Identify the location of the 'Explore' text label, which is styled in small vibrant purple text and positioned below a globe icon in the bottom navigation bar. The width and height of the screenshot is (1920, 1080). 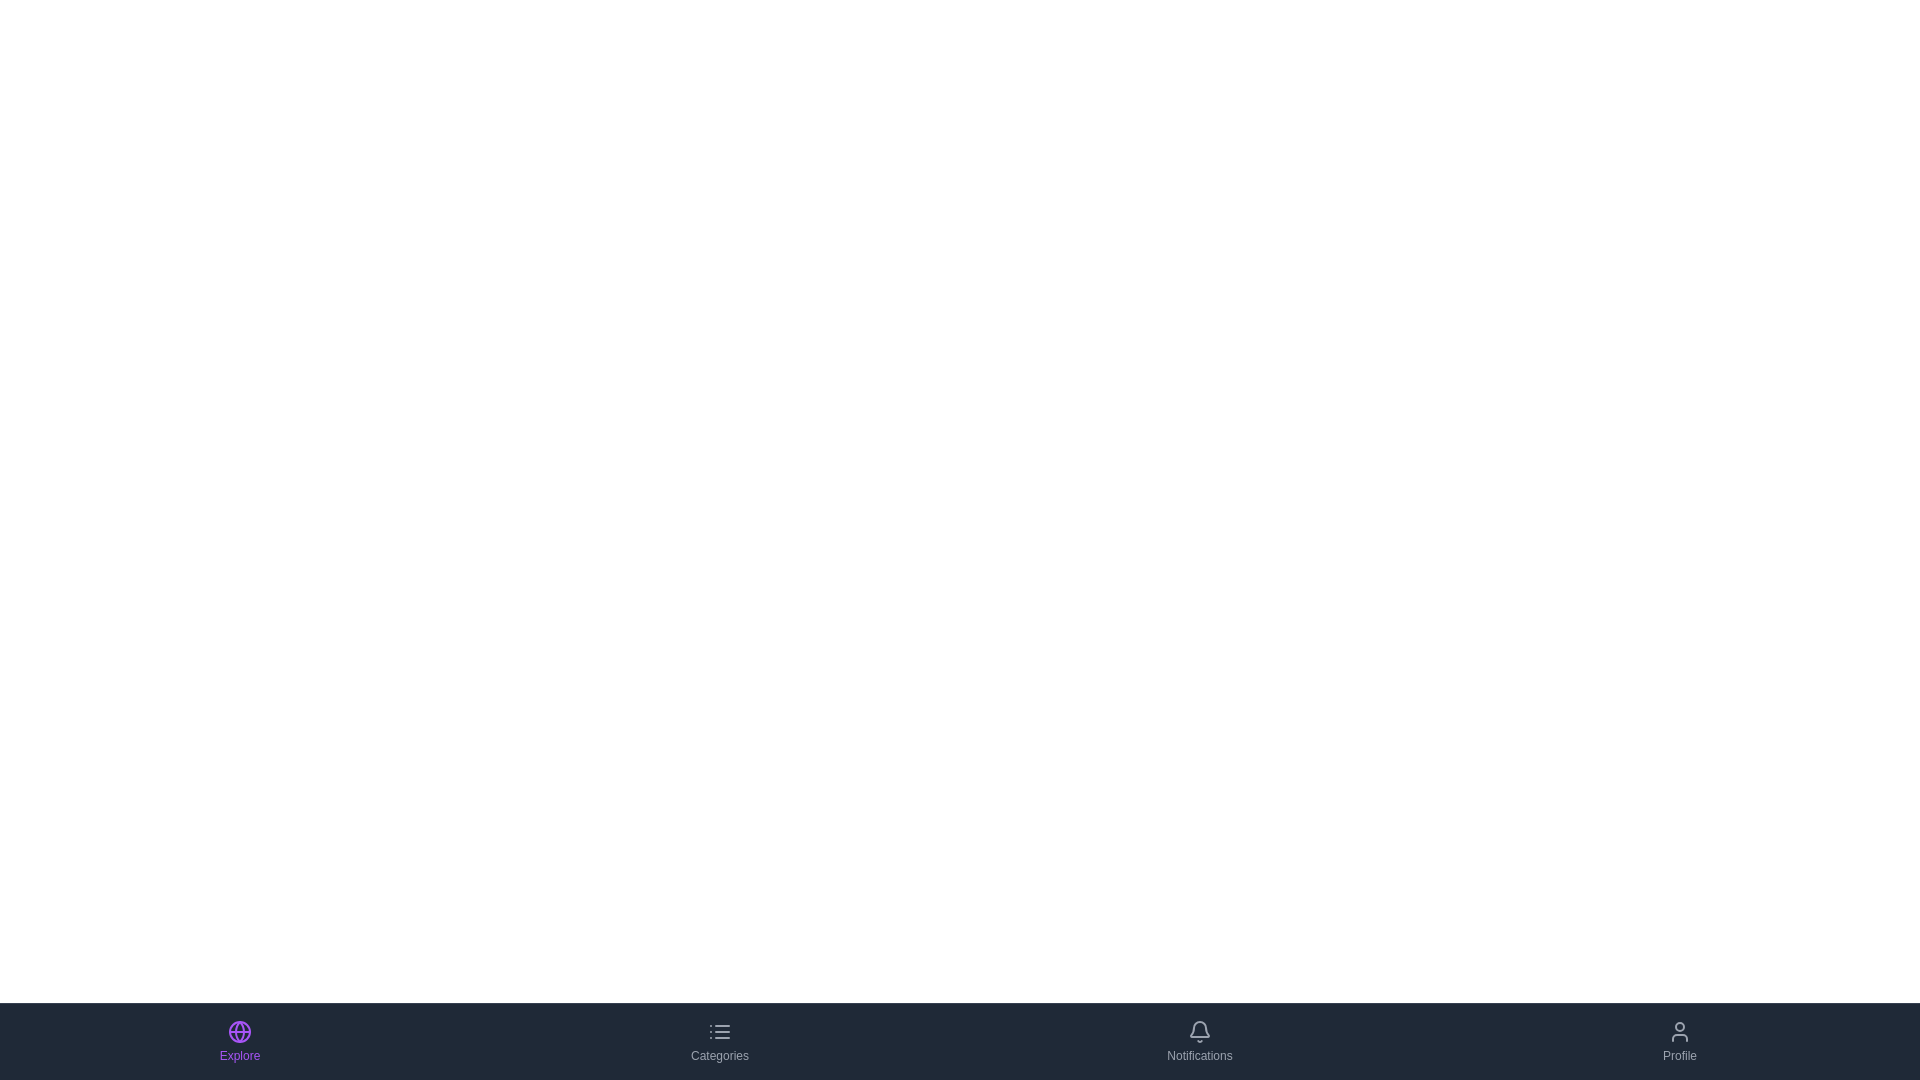
(240, 1055).